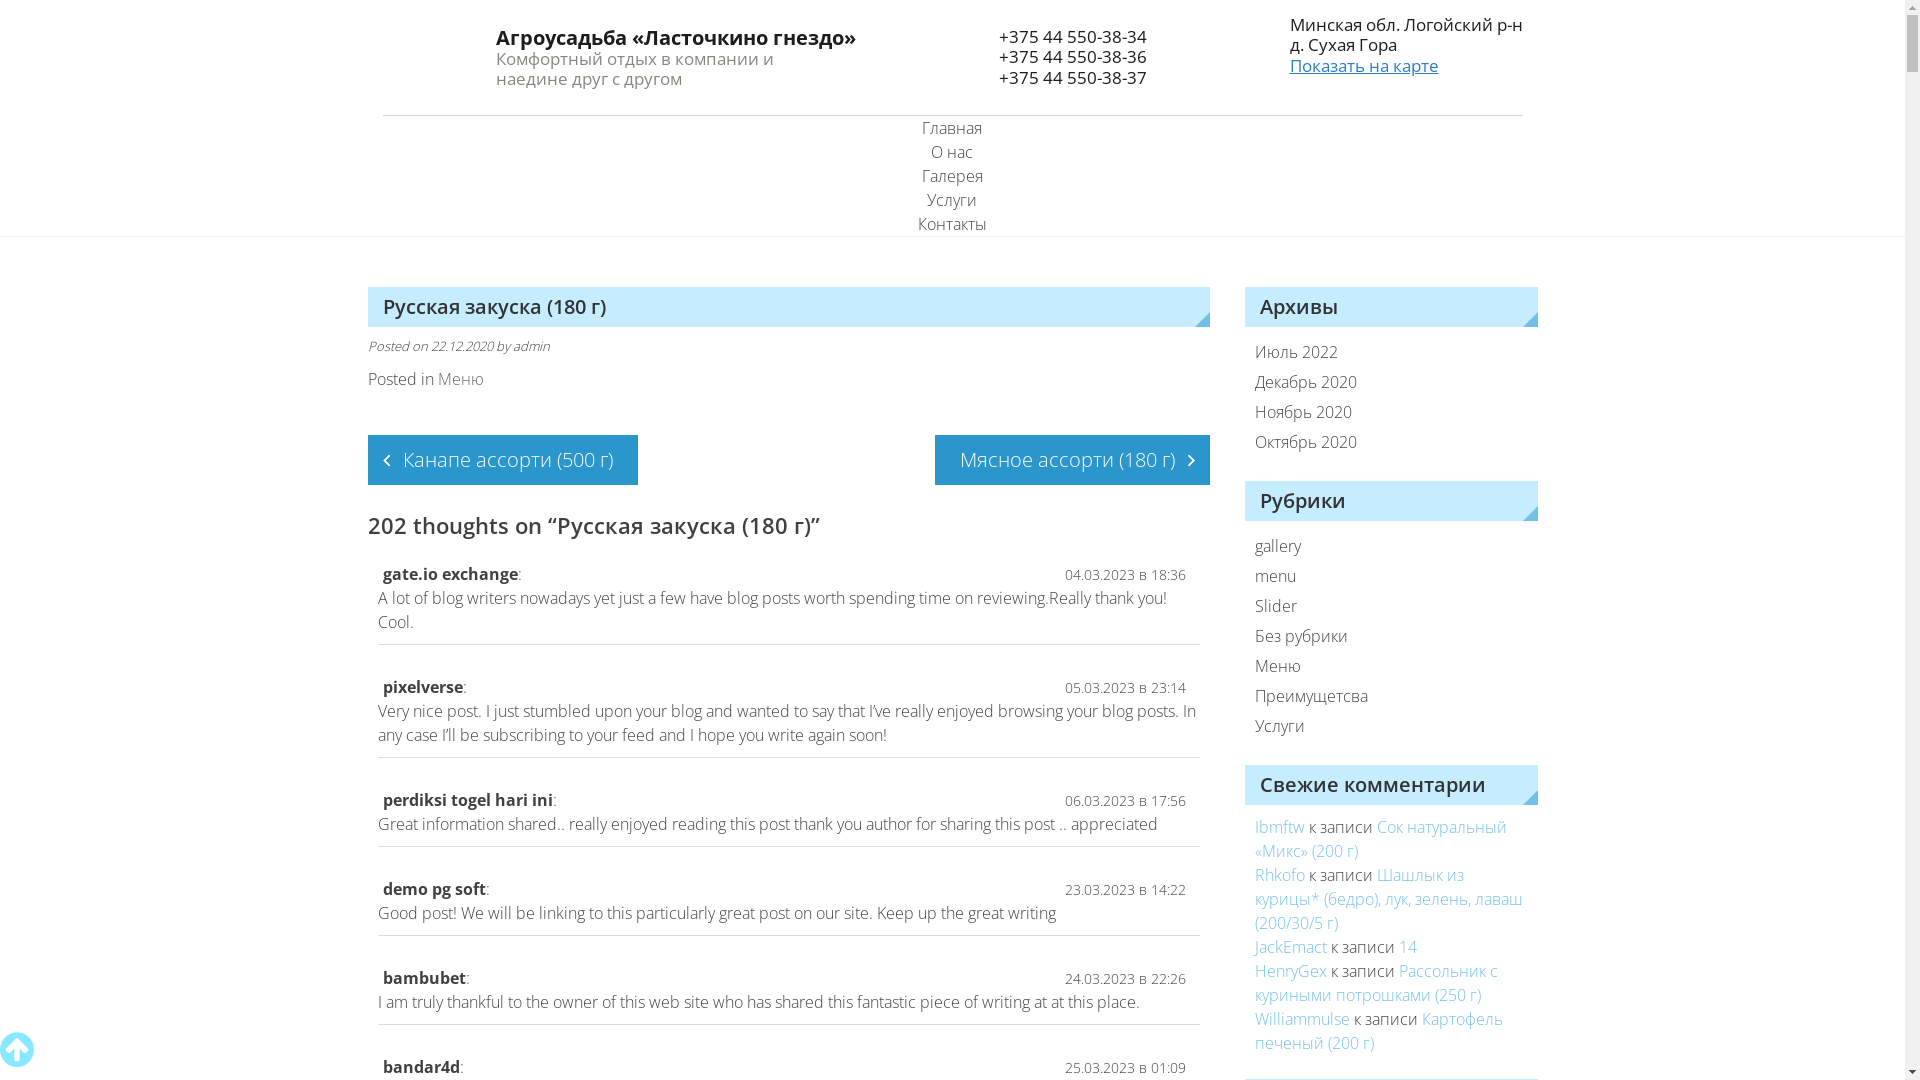 This screenshot has width=1920, height=1080. Describe the element at coordinates (1280, 874) in the screenshot. I see `'Rhkofo'` at that location.